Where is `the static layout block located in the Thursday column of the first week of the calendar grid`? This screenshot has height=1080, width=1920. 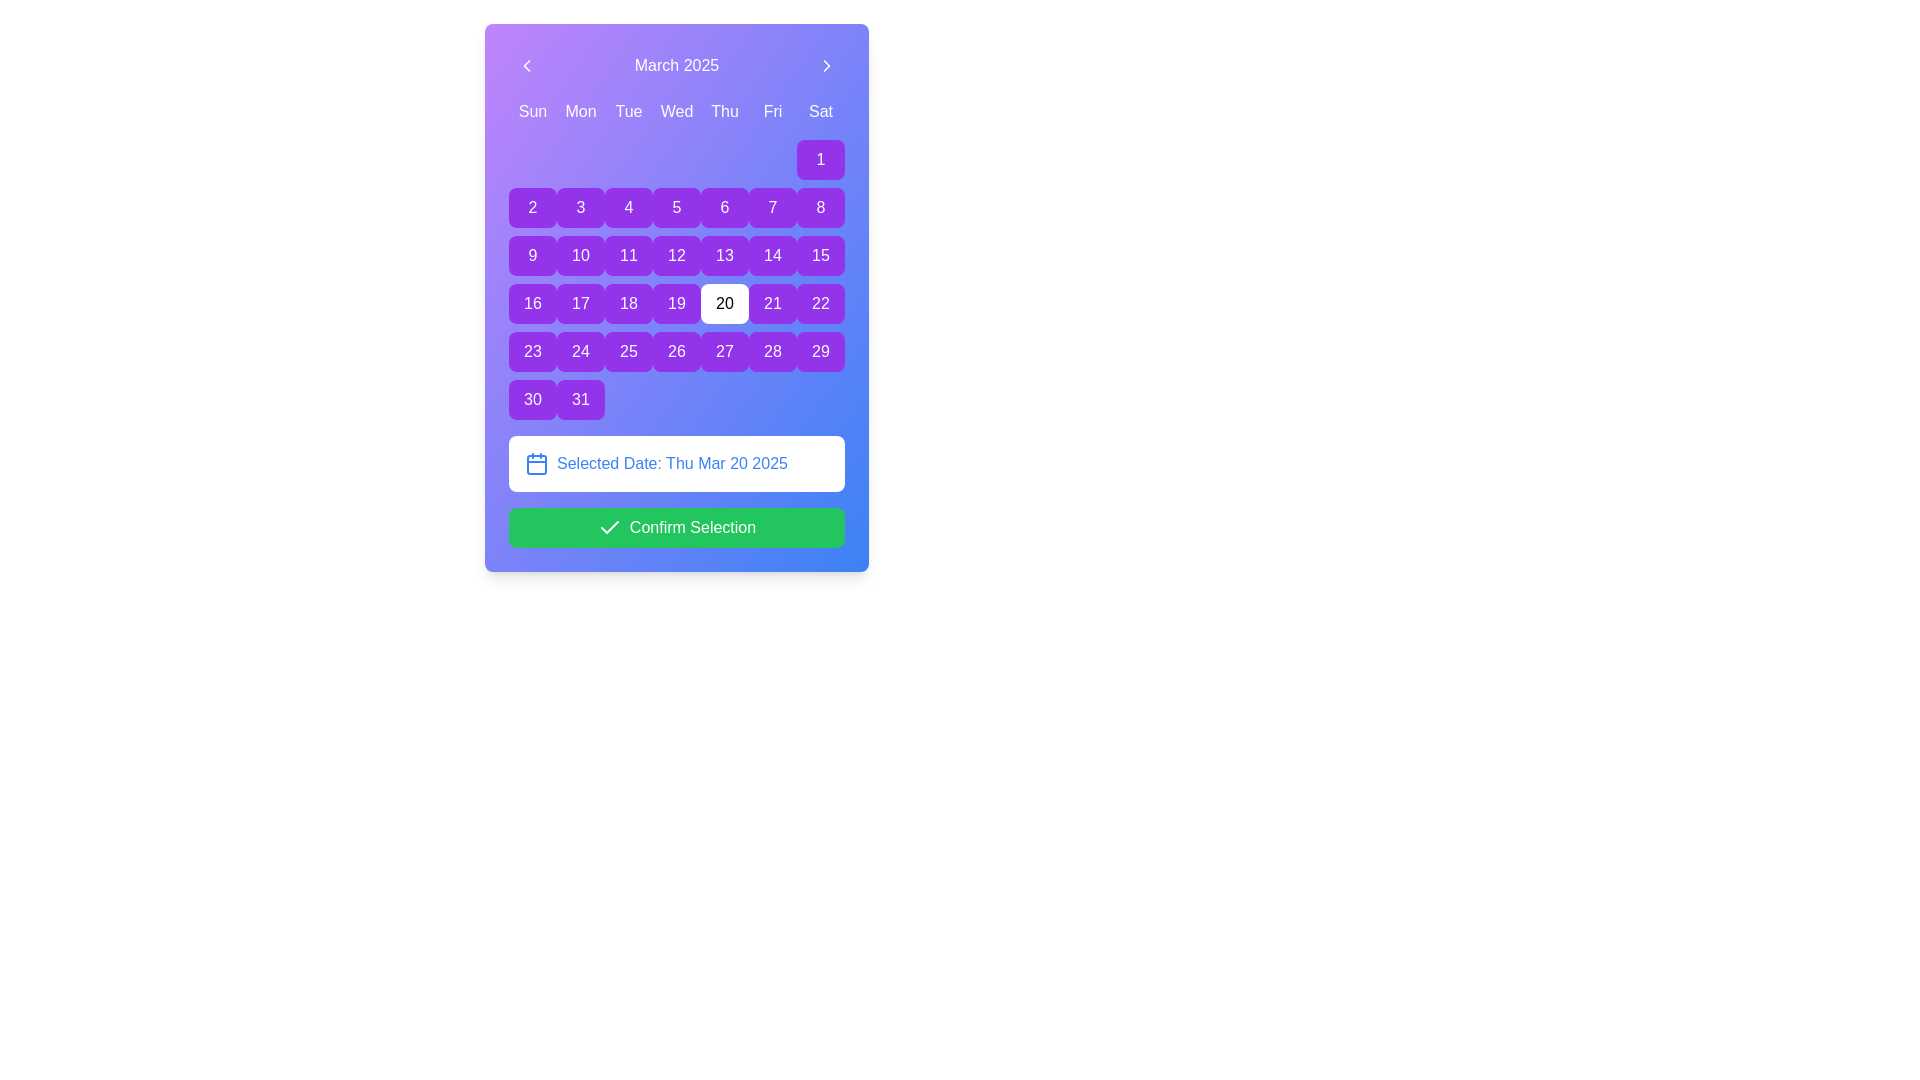
the static layout block located in the Thursday column of the first week of the calendar grid is located at coordinates (723, 158).